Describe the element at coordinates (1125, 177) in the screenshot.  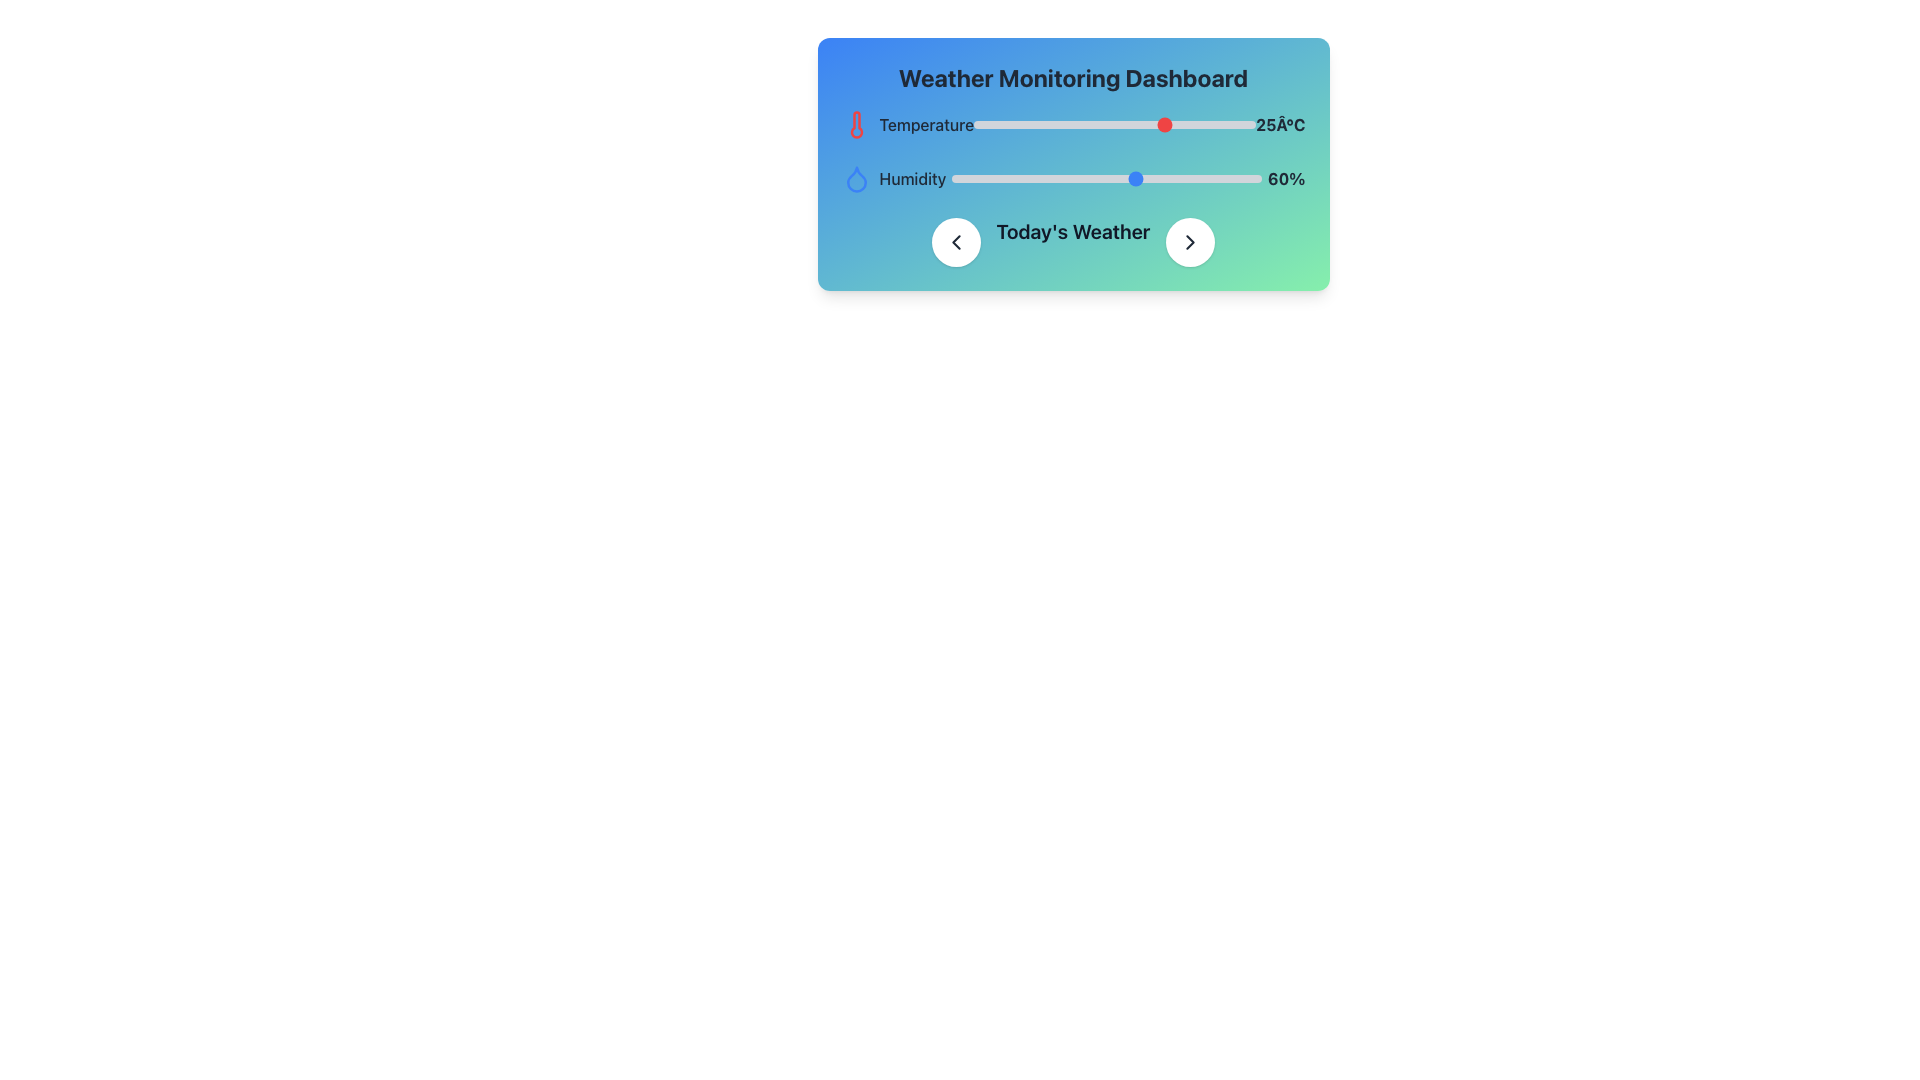
I see `the humidity slider` at that location.